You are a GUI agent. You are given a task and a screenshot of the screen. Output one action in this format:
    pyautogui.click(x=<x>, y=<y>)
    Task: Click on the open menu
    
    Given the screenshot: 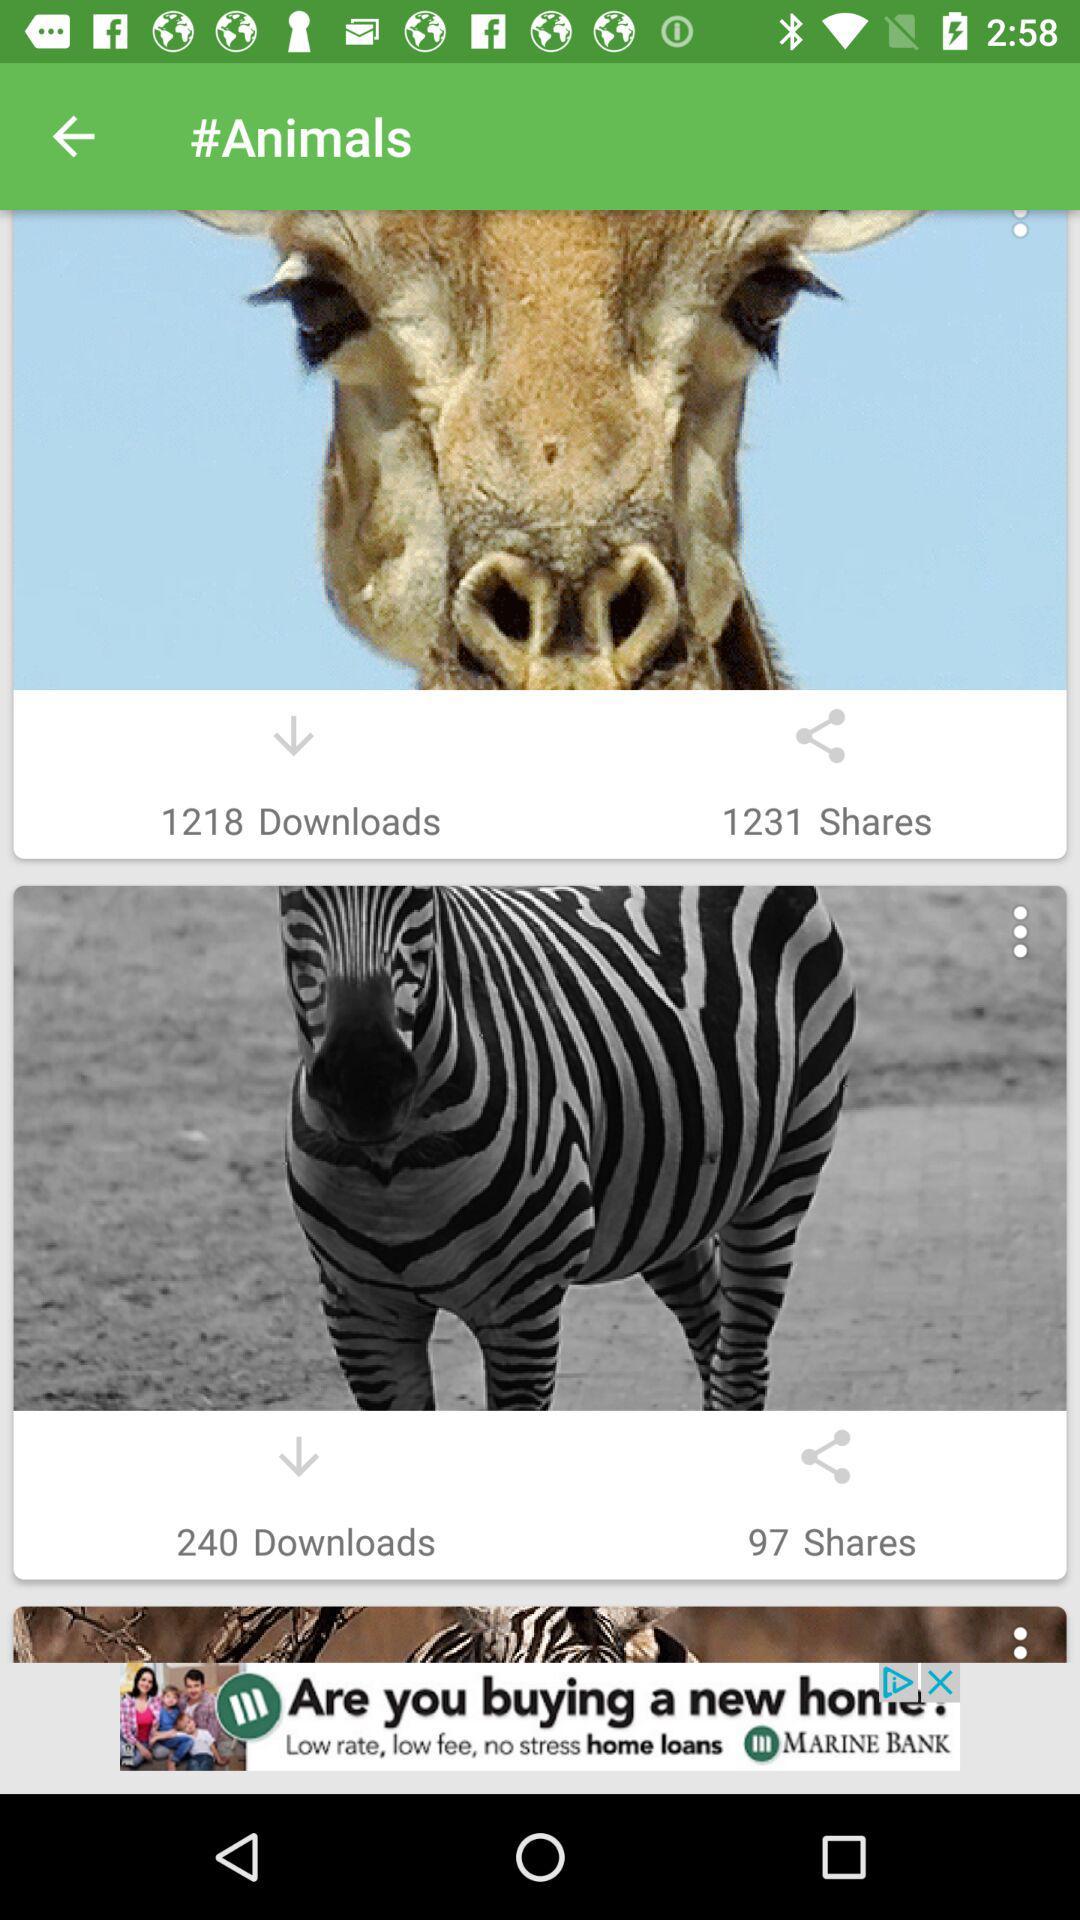 What is the action you would take?
    pyautogui.click(x=1020, y=233)
    